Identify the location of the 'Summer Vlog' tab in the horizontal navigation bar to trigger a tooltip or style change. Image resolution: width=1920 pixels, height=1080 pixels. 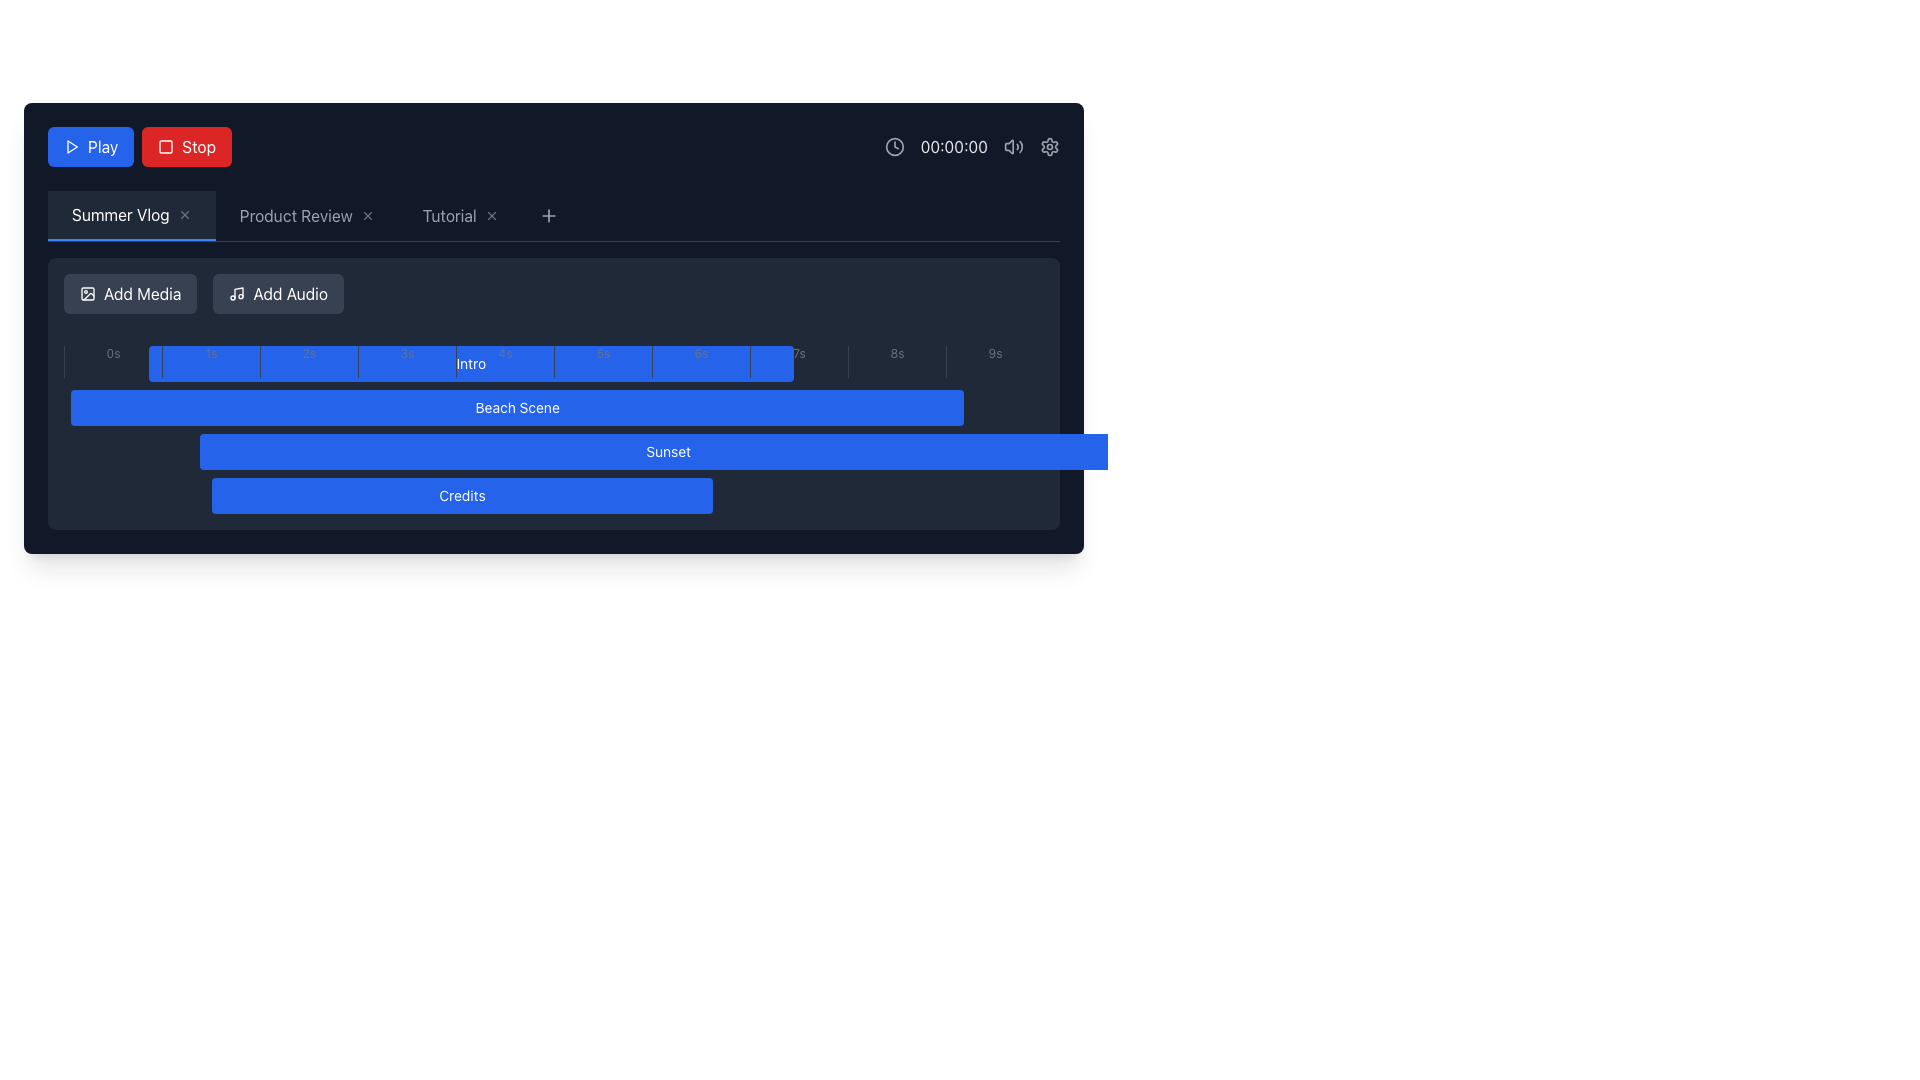
(130, 216).